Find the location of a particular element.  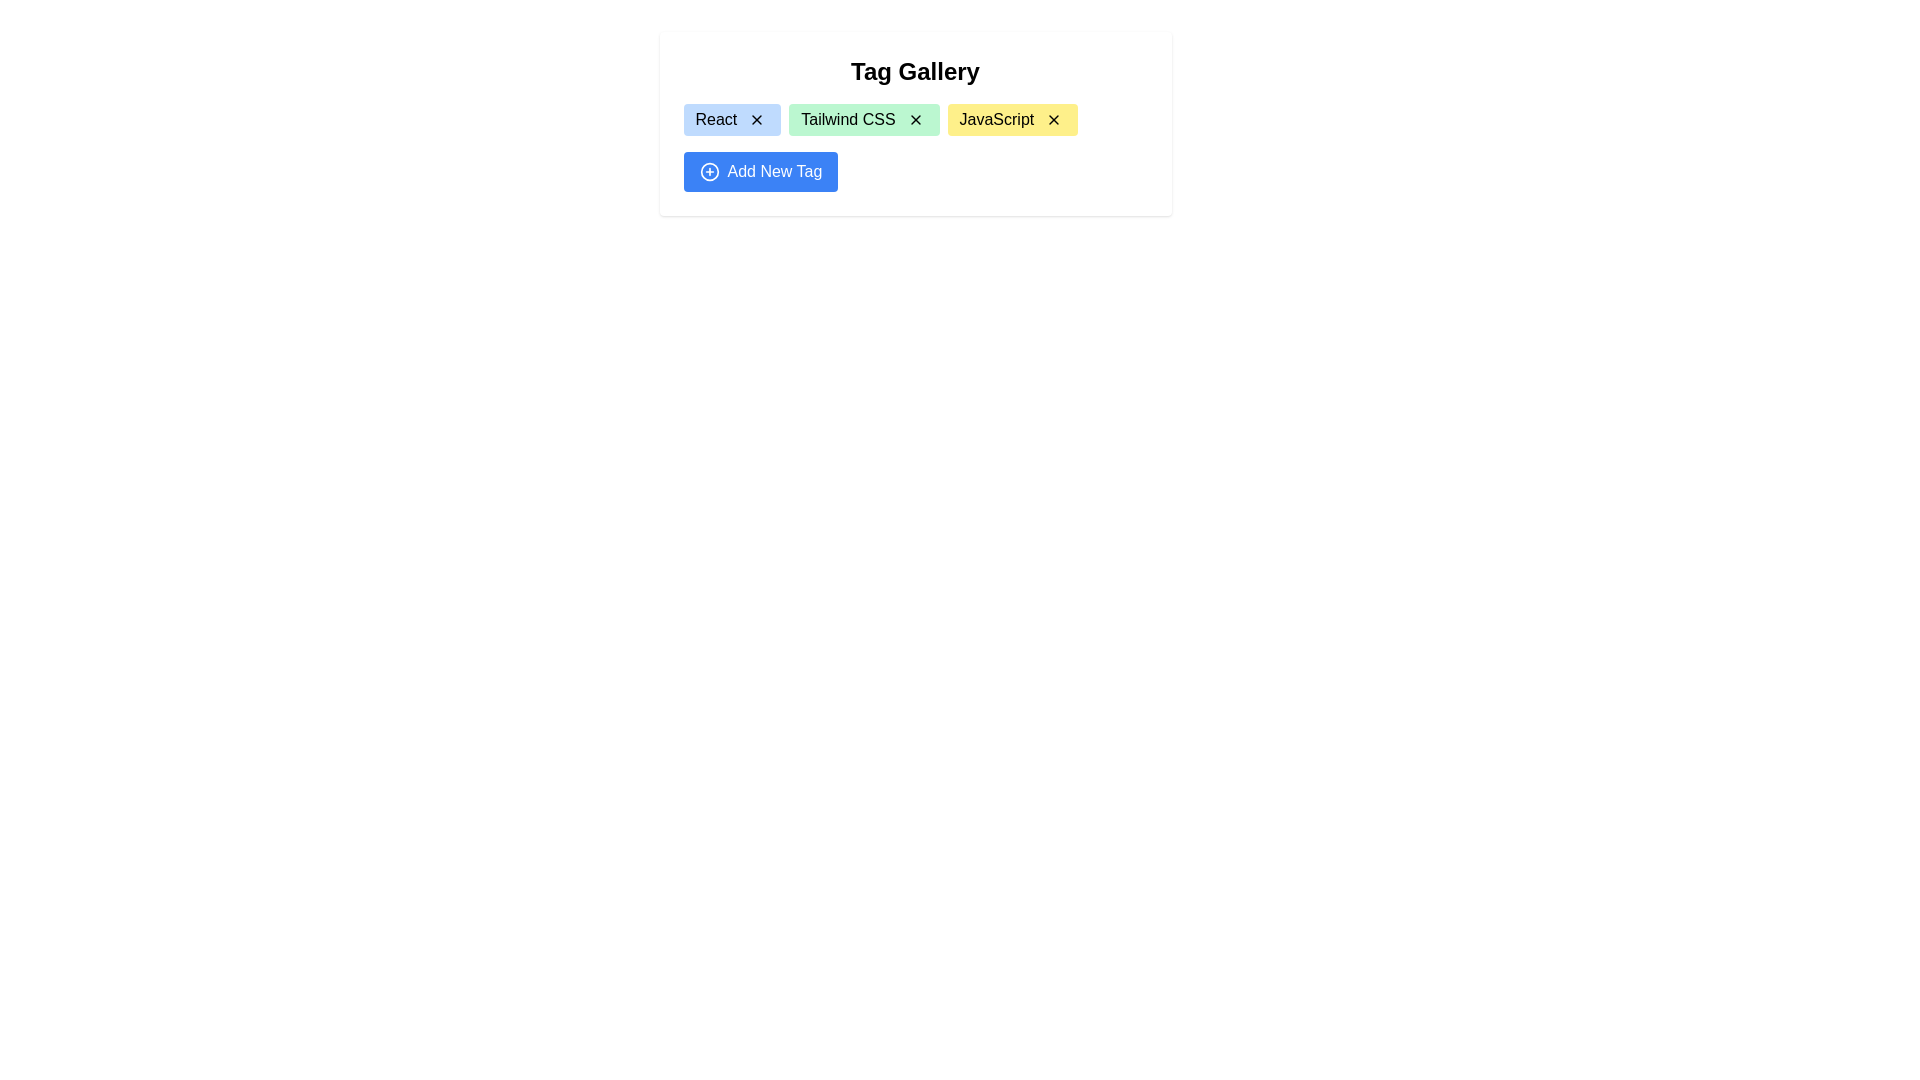

the small interactive 'x' button located on the right side inside the blue rectangular tag labeled 'React' for keyboard interaction is located at coordinates (756, 119).